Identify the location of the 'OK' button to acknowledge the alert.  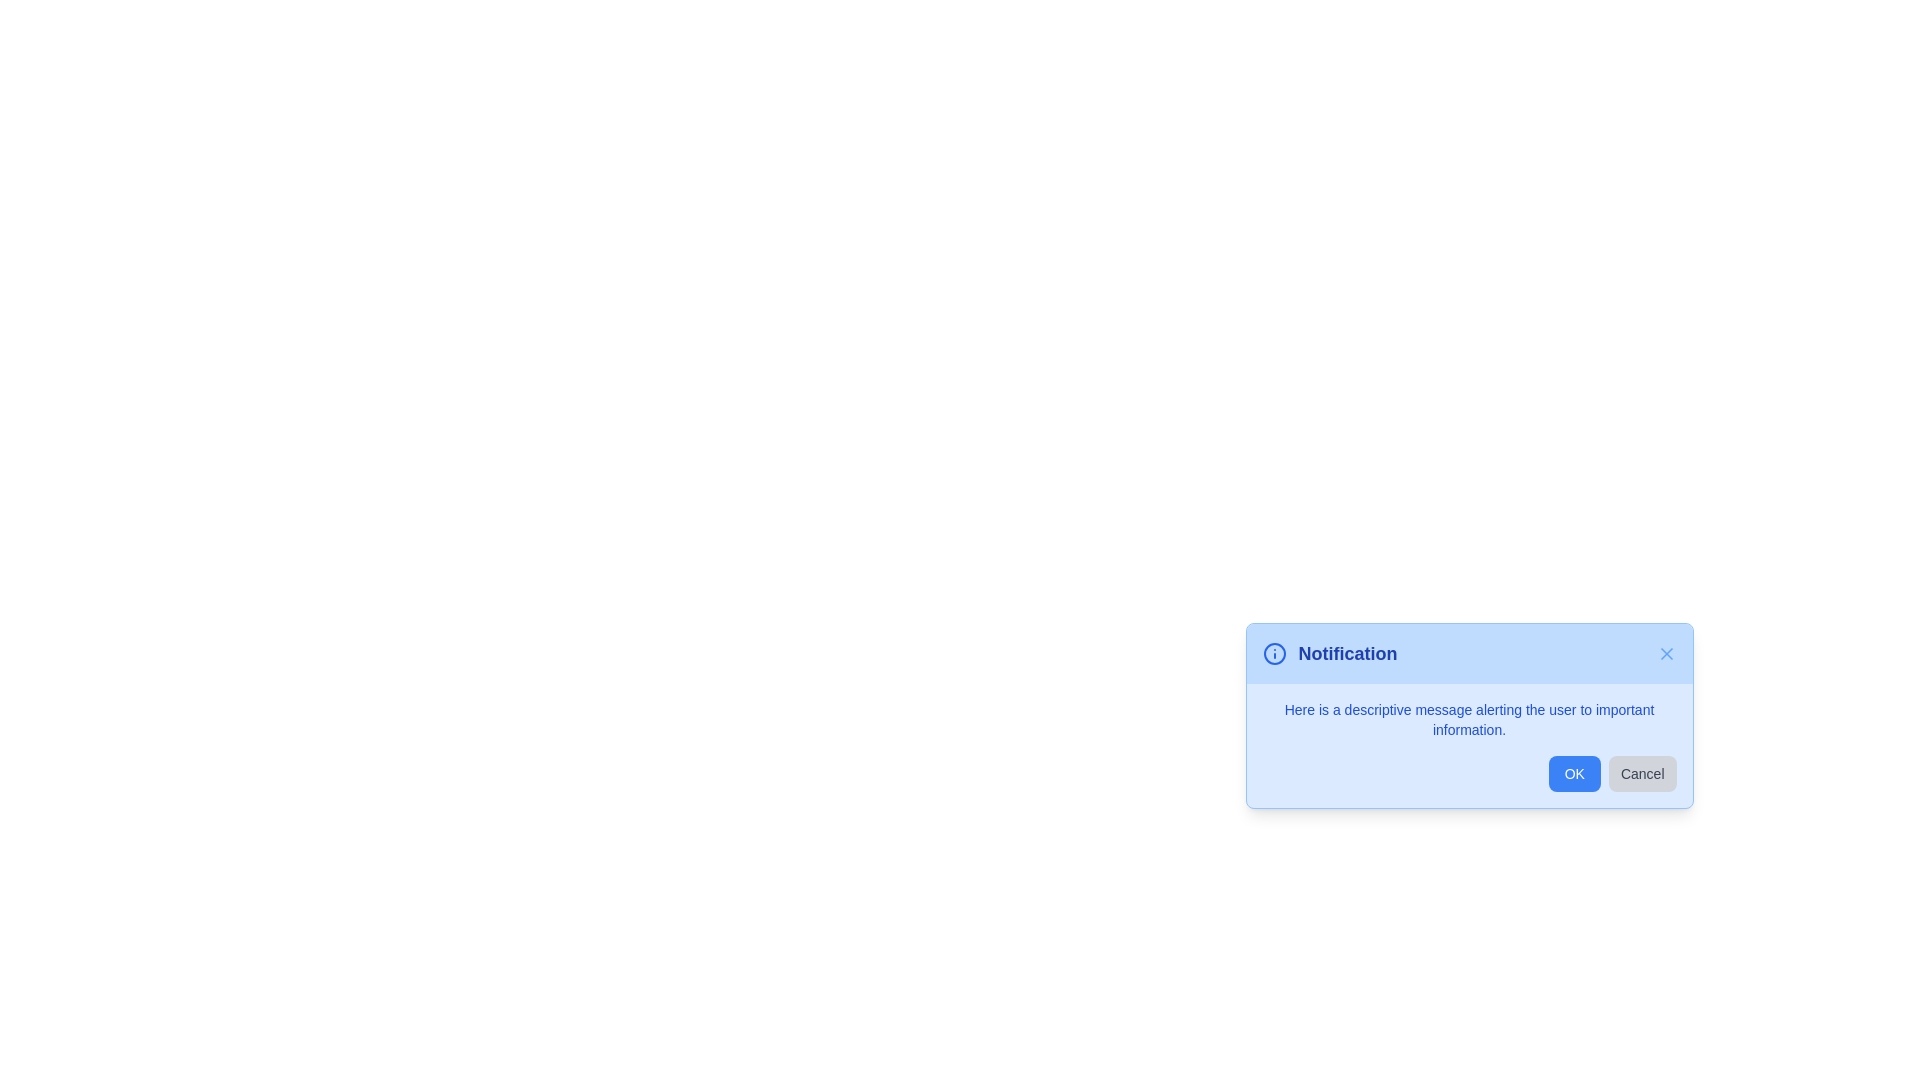
(1573, 773).